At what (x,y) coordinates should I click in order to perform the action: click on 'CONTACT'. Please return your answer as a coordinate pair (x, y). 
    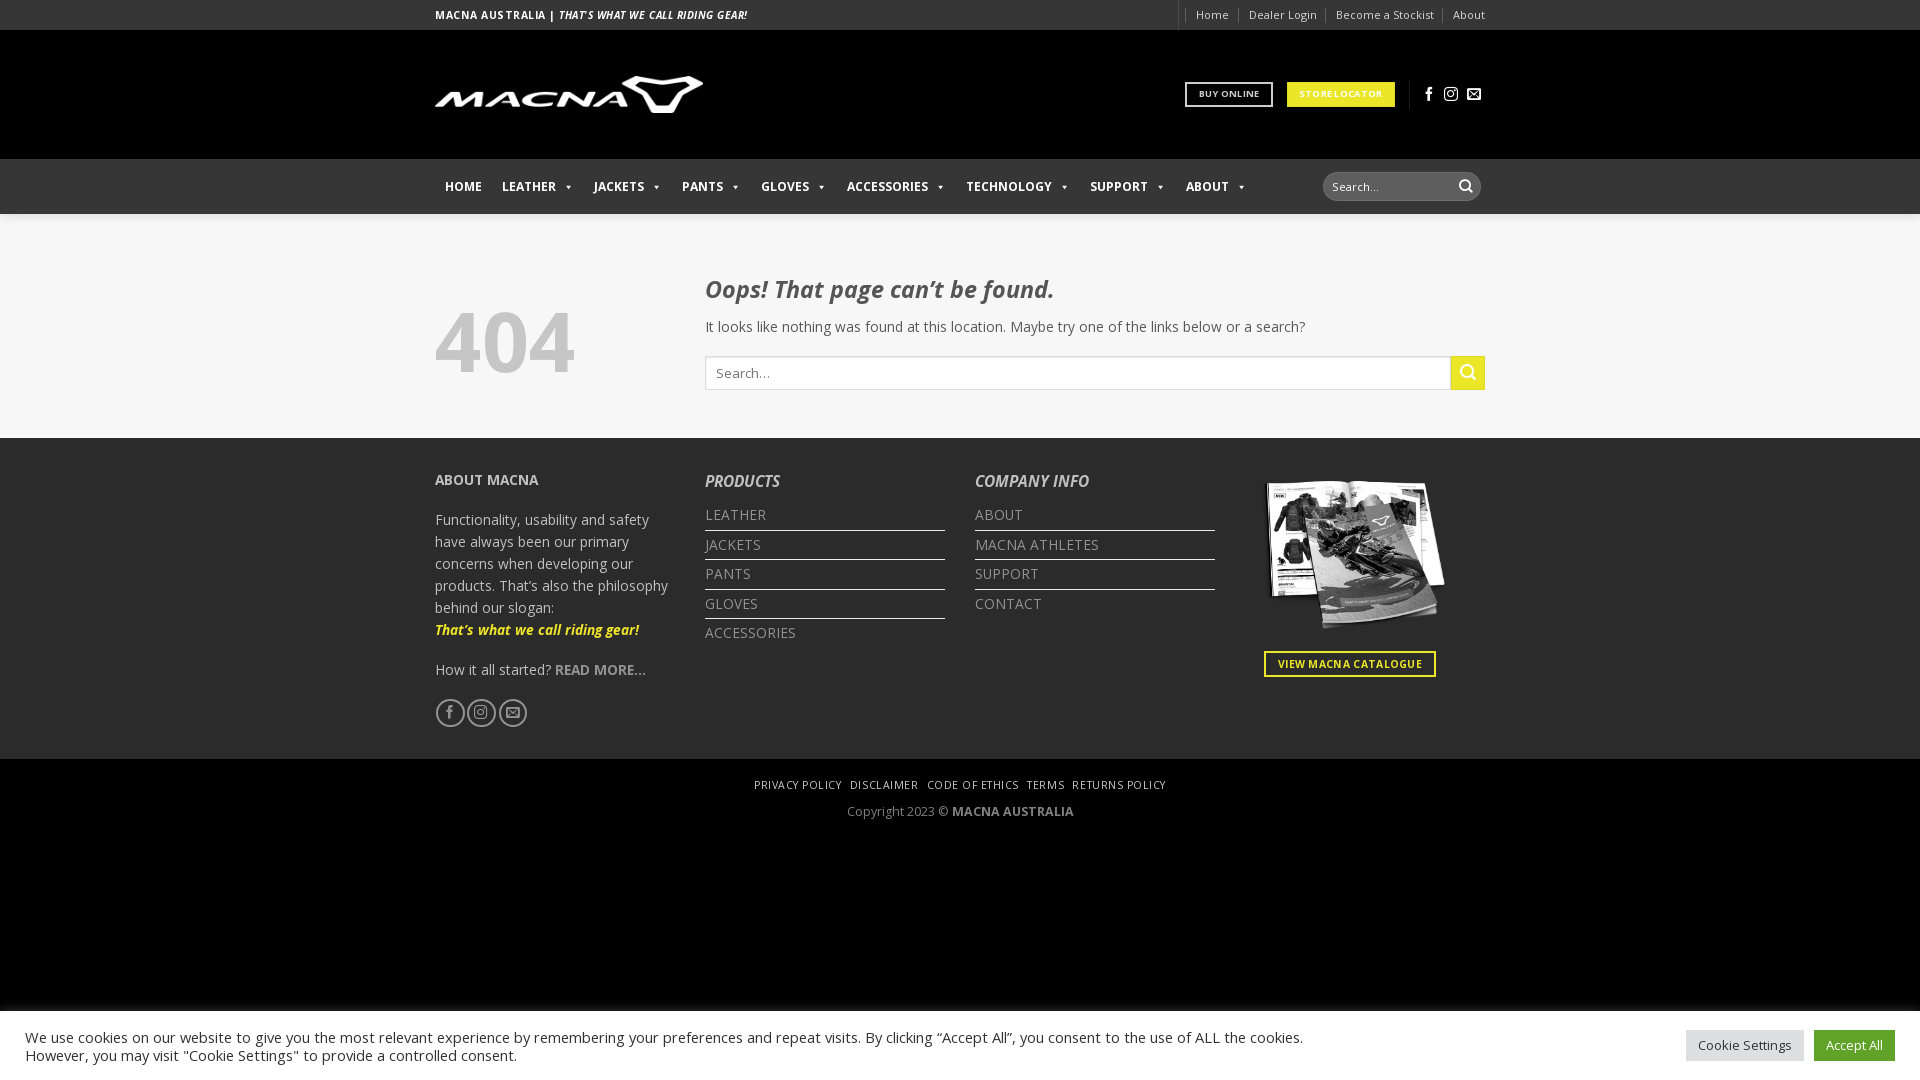
    Looking at the image, I should click on (1008, 603).